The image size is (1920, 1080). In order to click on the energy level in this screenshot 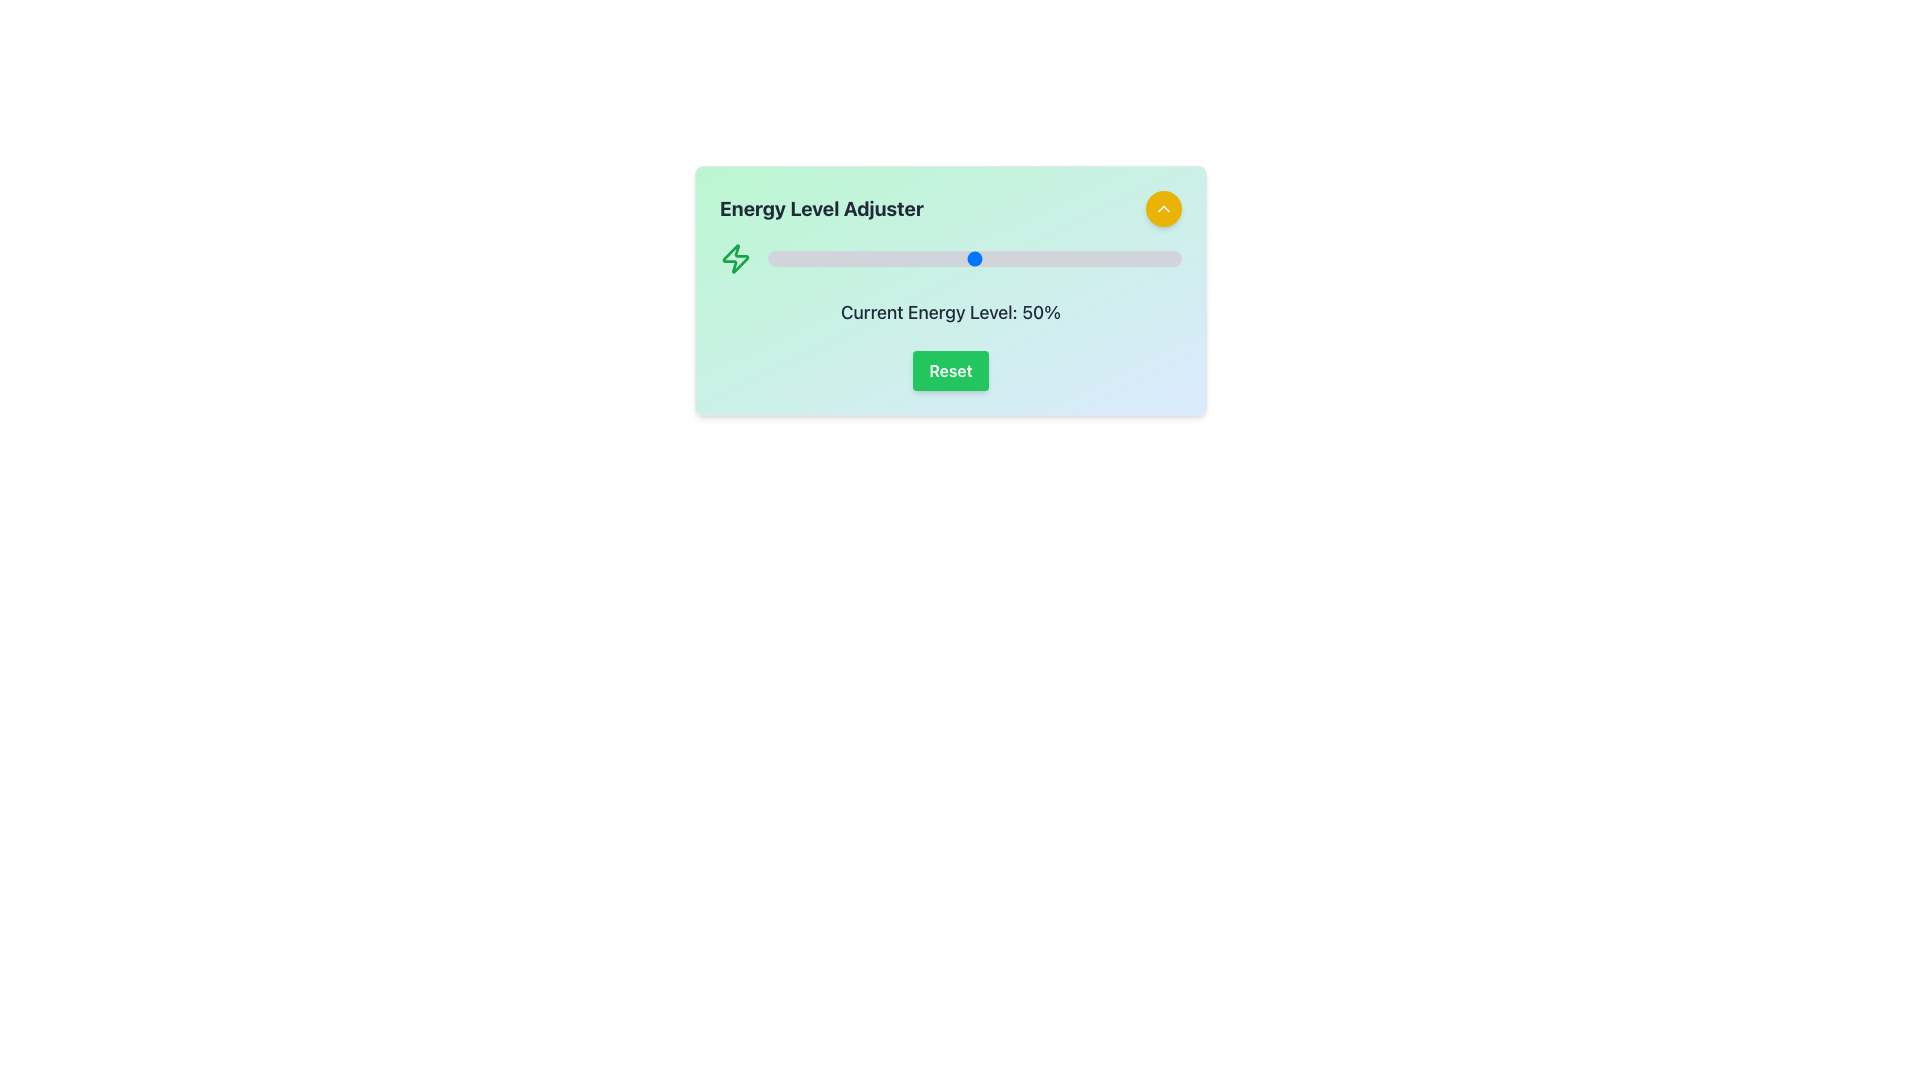, I will do `click(953, 257)`.